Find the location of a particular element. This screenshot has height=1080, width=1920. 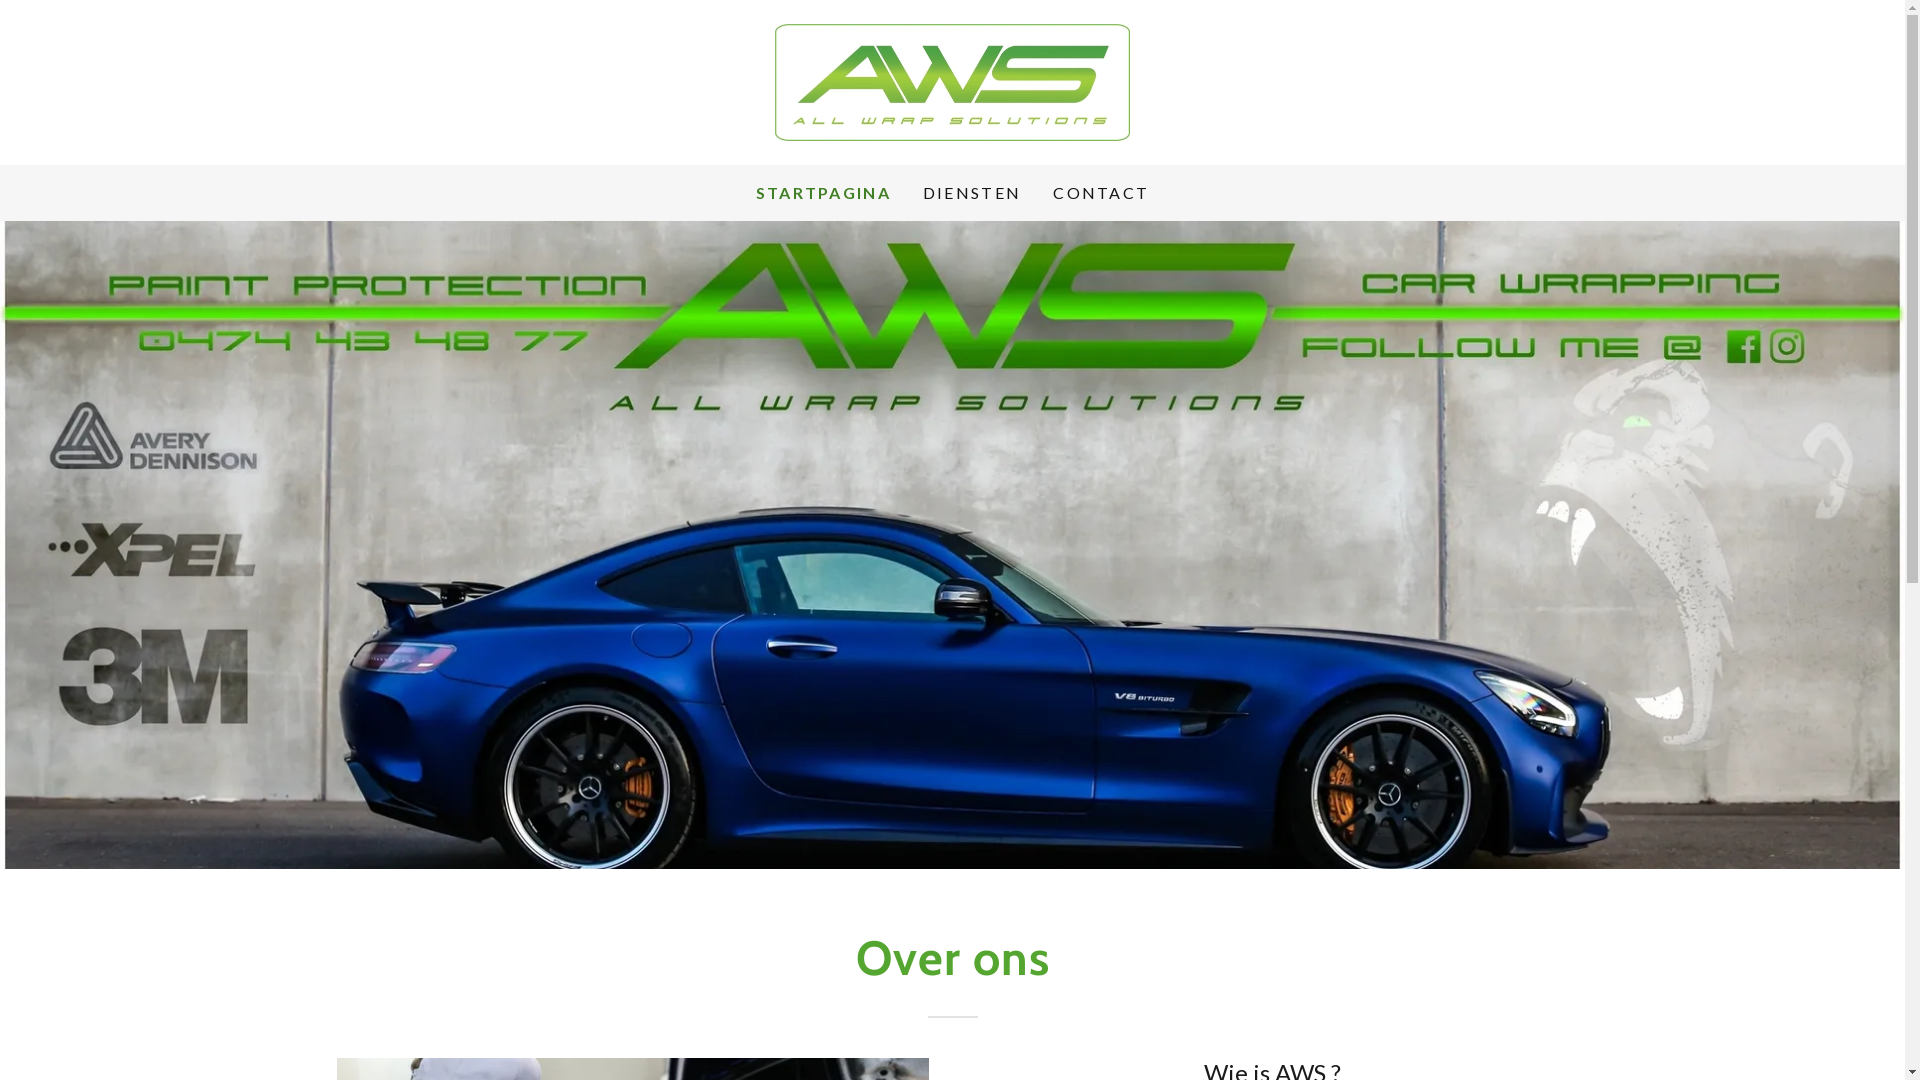

'STARTPAGINA' is located at coordinates (823, 192).